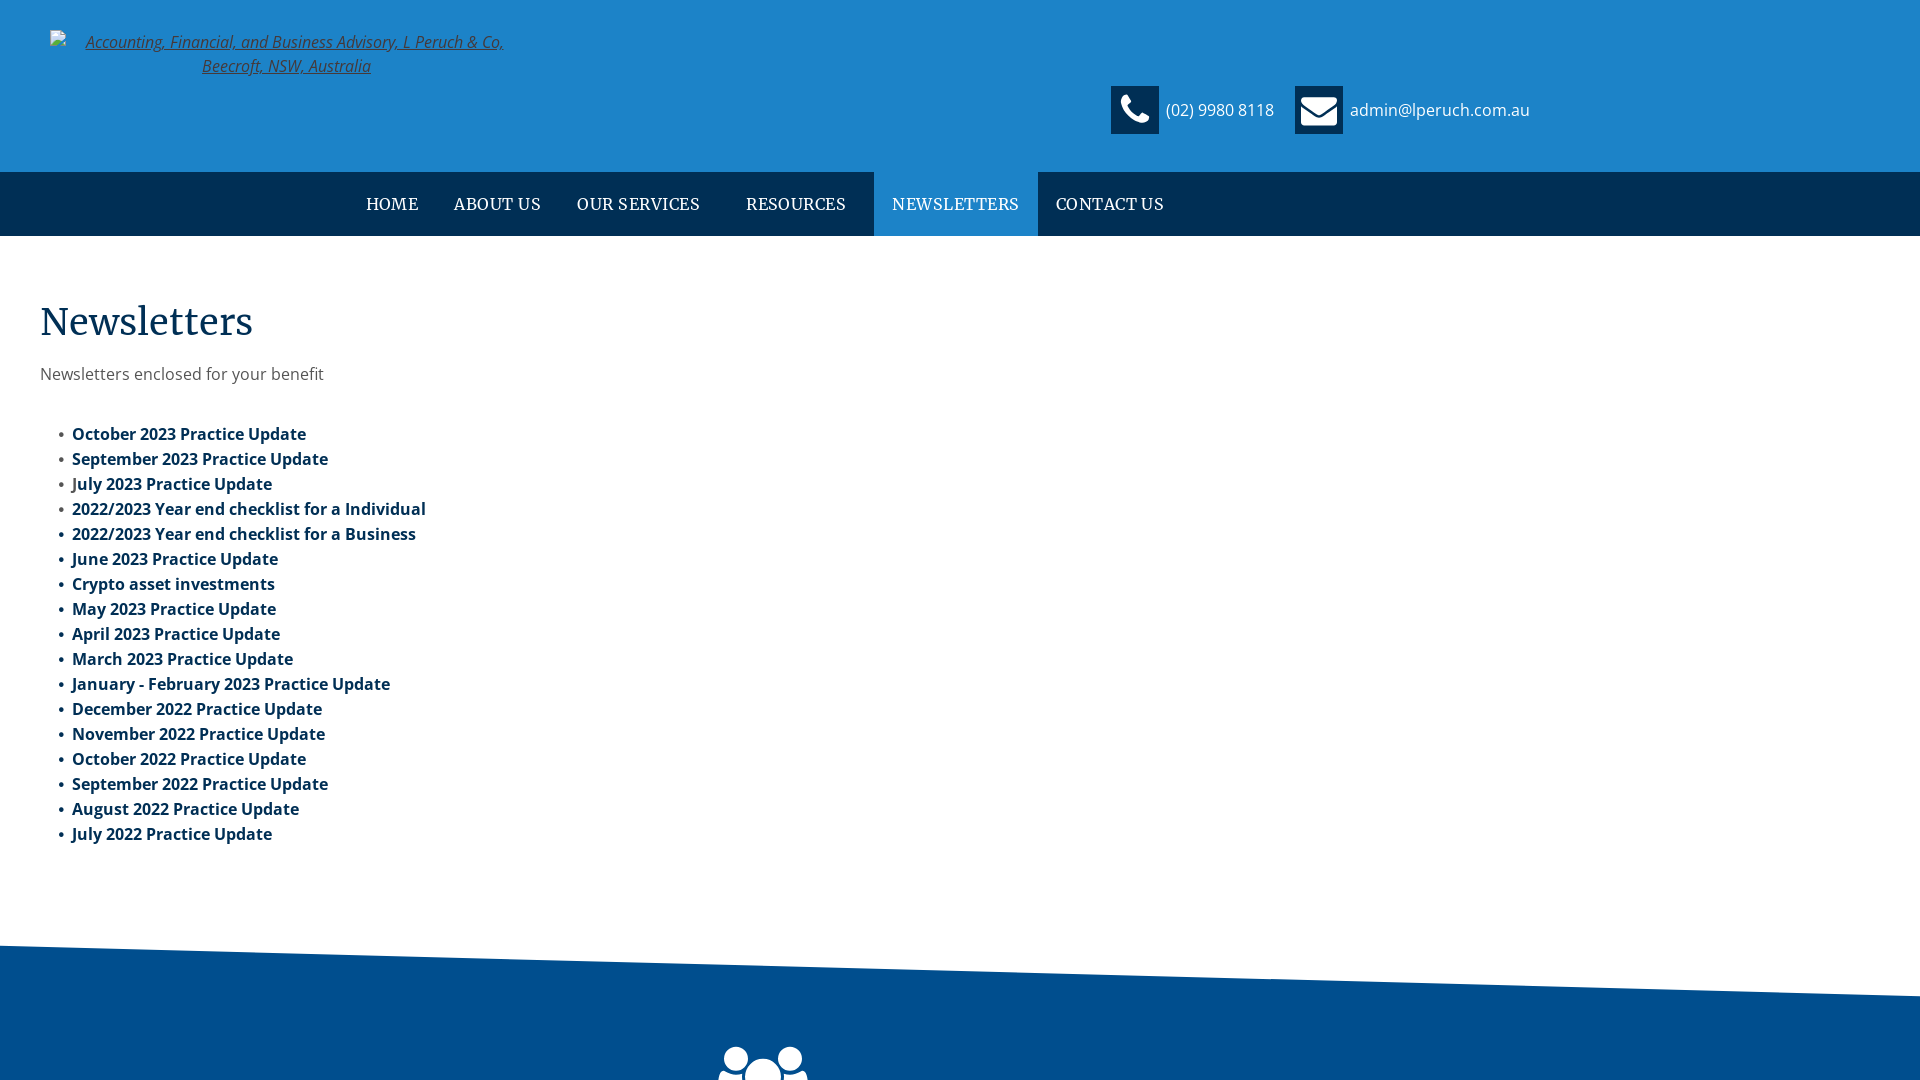 This screenshot has width=1920, height=1080. I want to click on 'ABOUT US', so click(497, 204).